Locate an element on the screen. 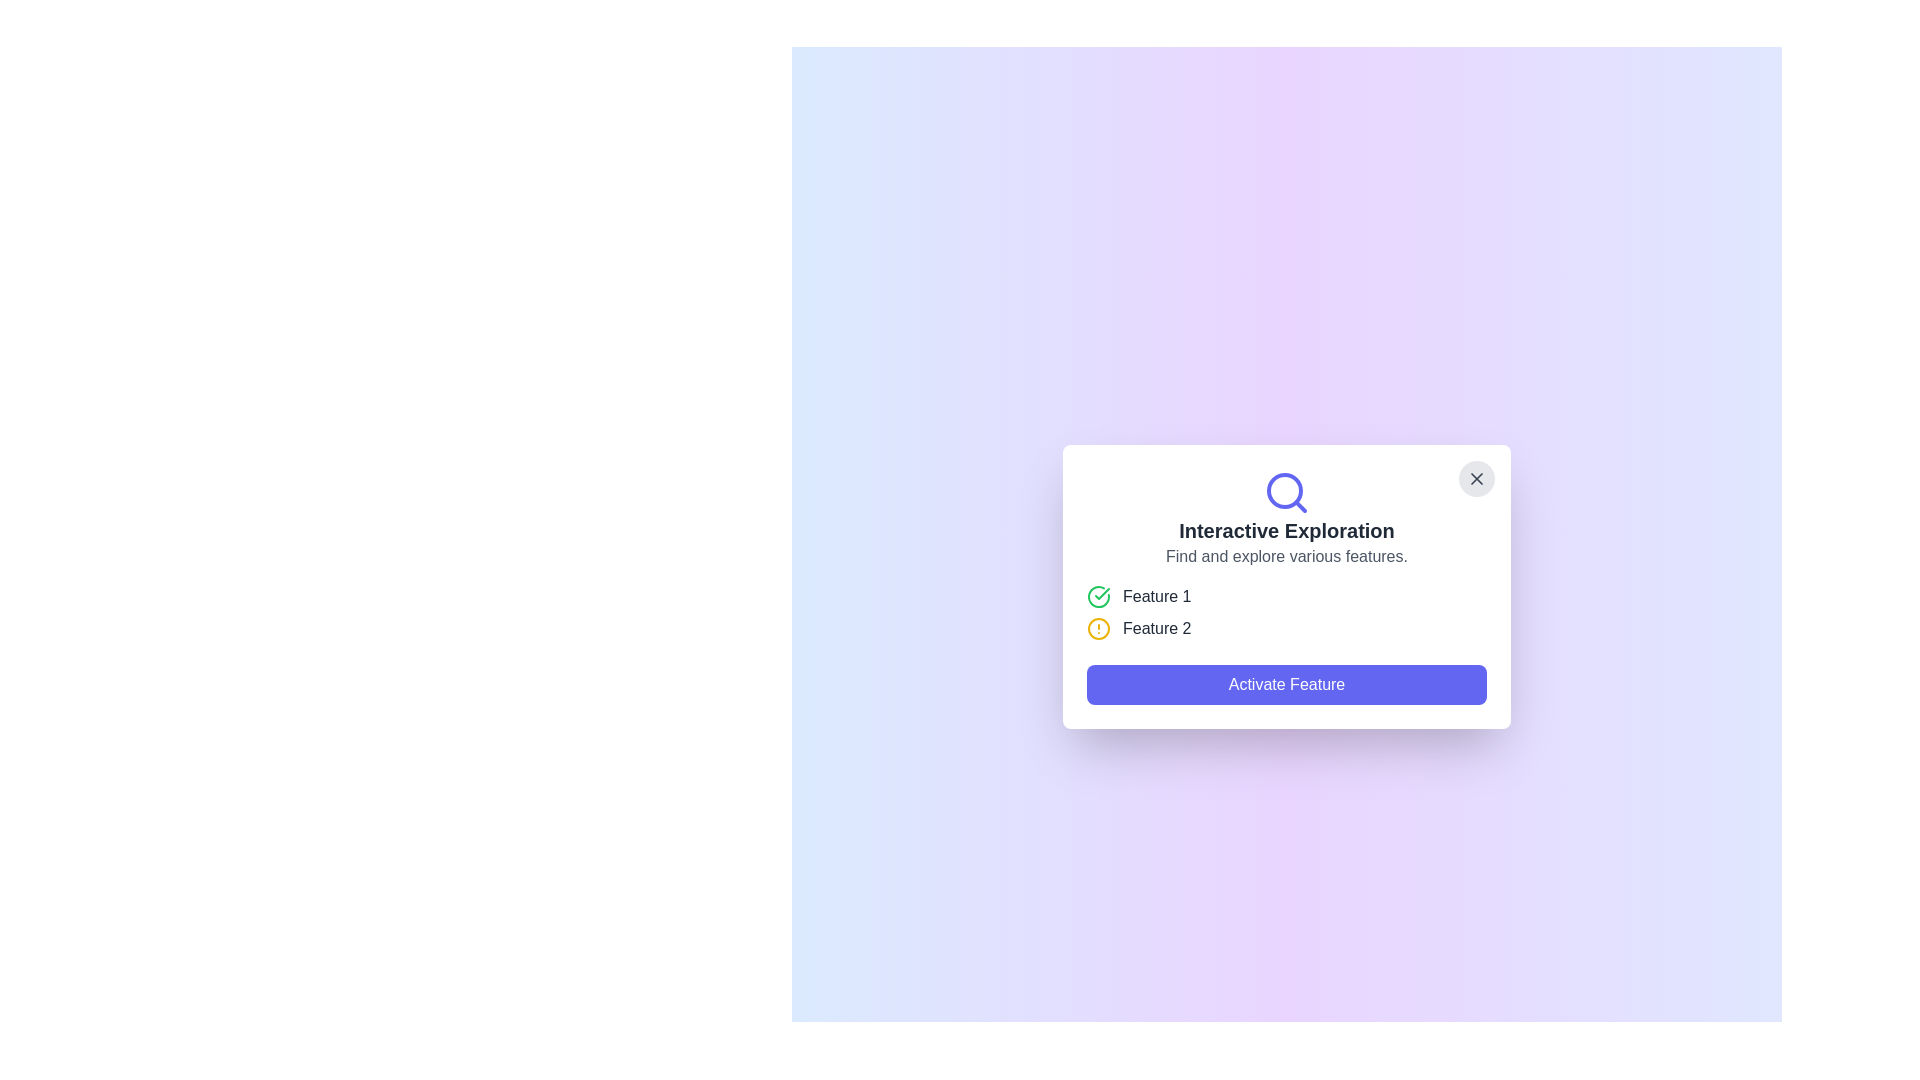 This screenshot has height=1080, width=1920. the SVG circle graphic that visually indicates an alert or warning, which is centrally positioned inside a circular alert icon with a yellow border near the second item in the feature list is located at coordinates (1098, 627).